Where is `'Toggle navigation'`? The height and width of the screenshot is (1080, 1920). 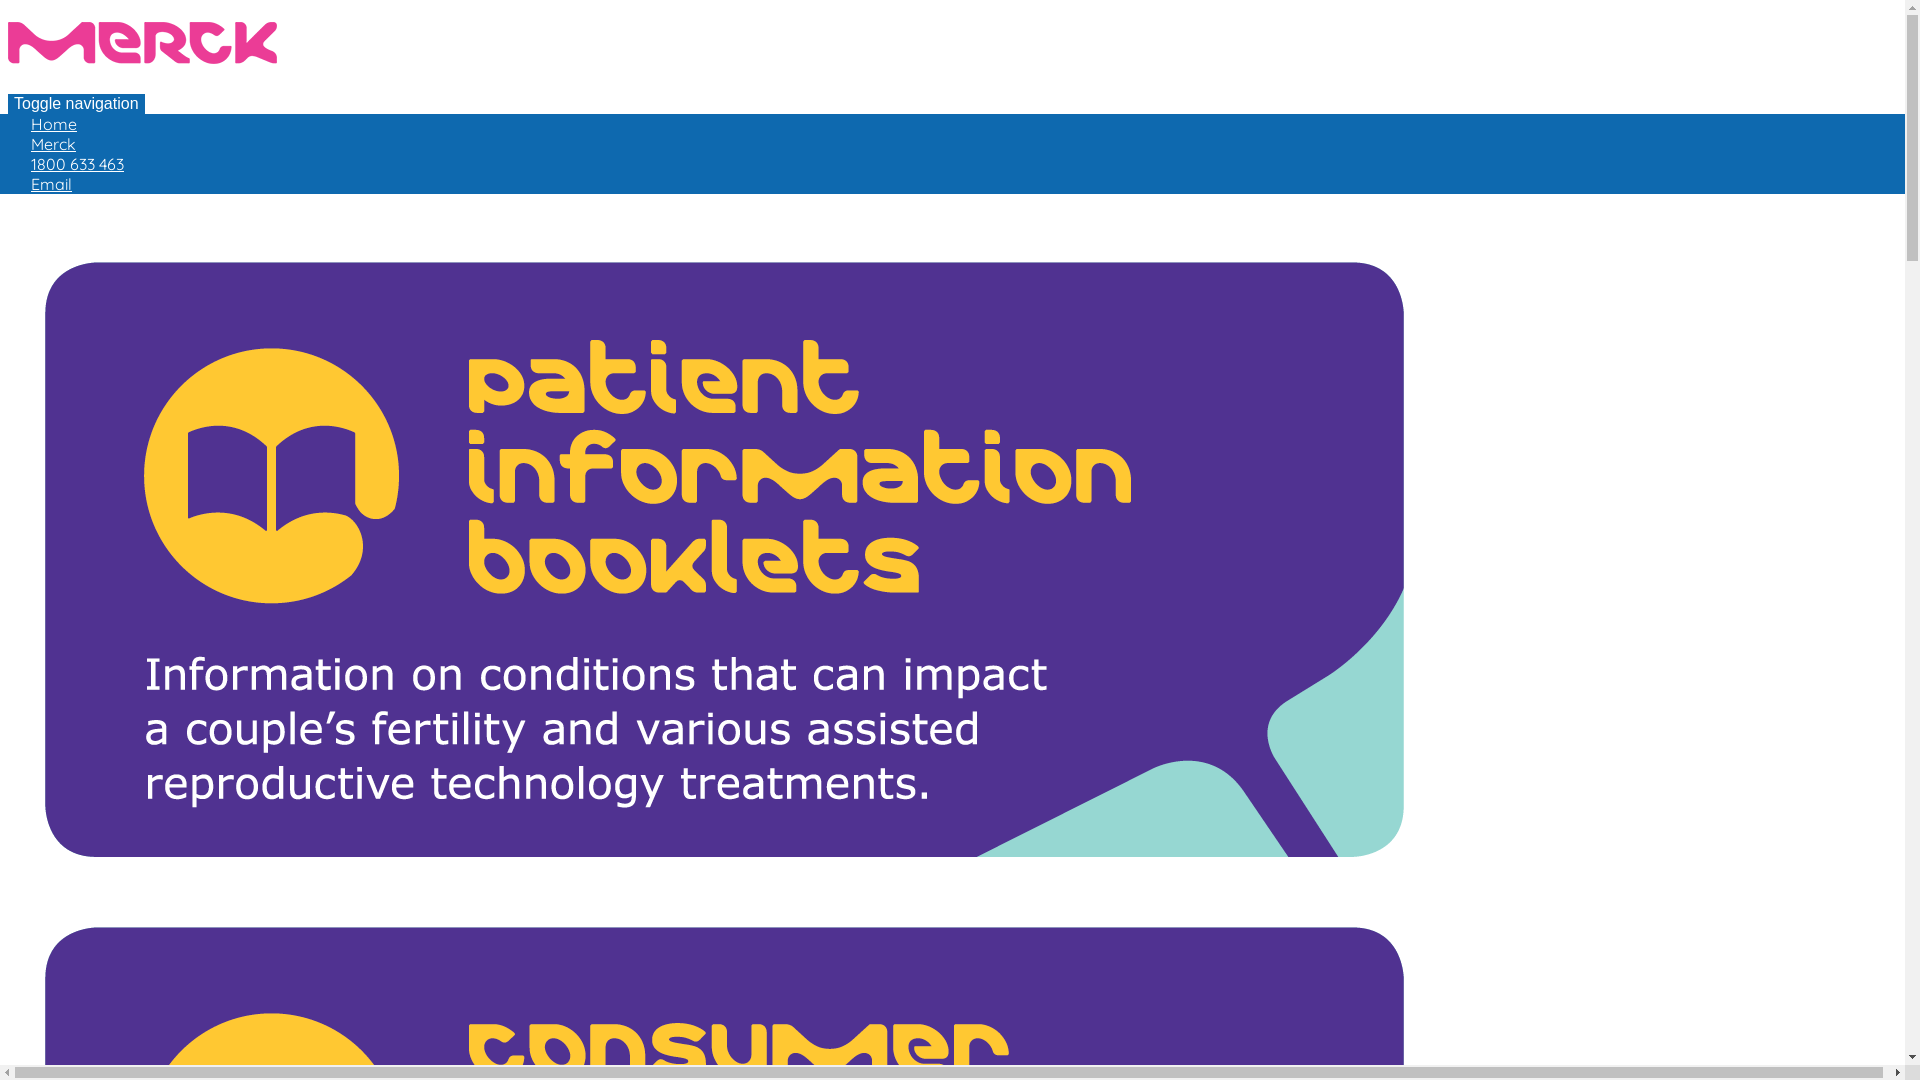
'Toggle navigation' is located at coordinates (76, 104).